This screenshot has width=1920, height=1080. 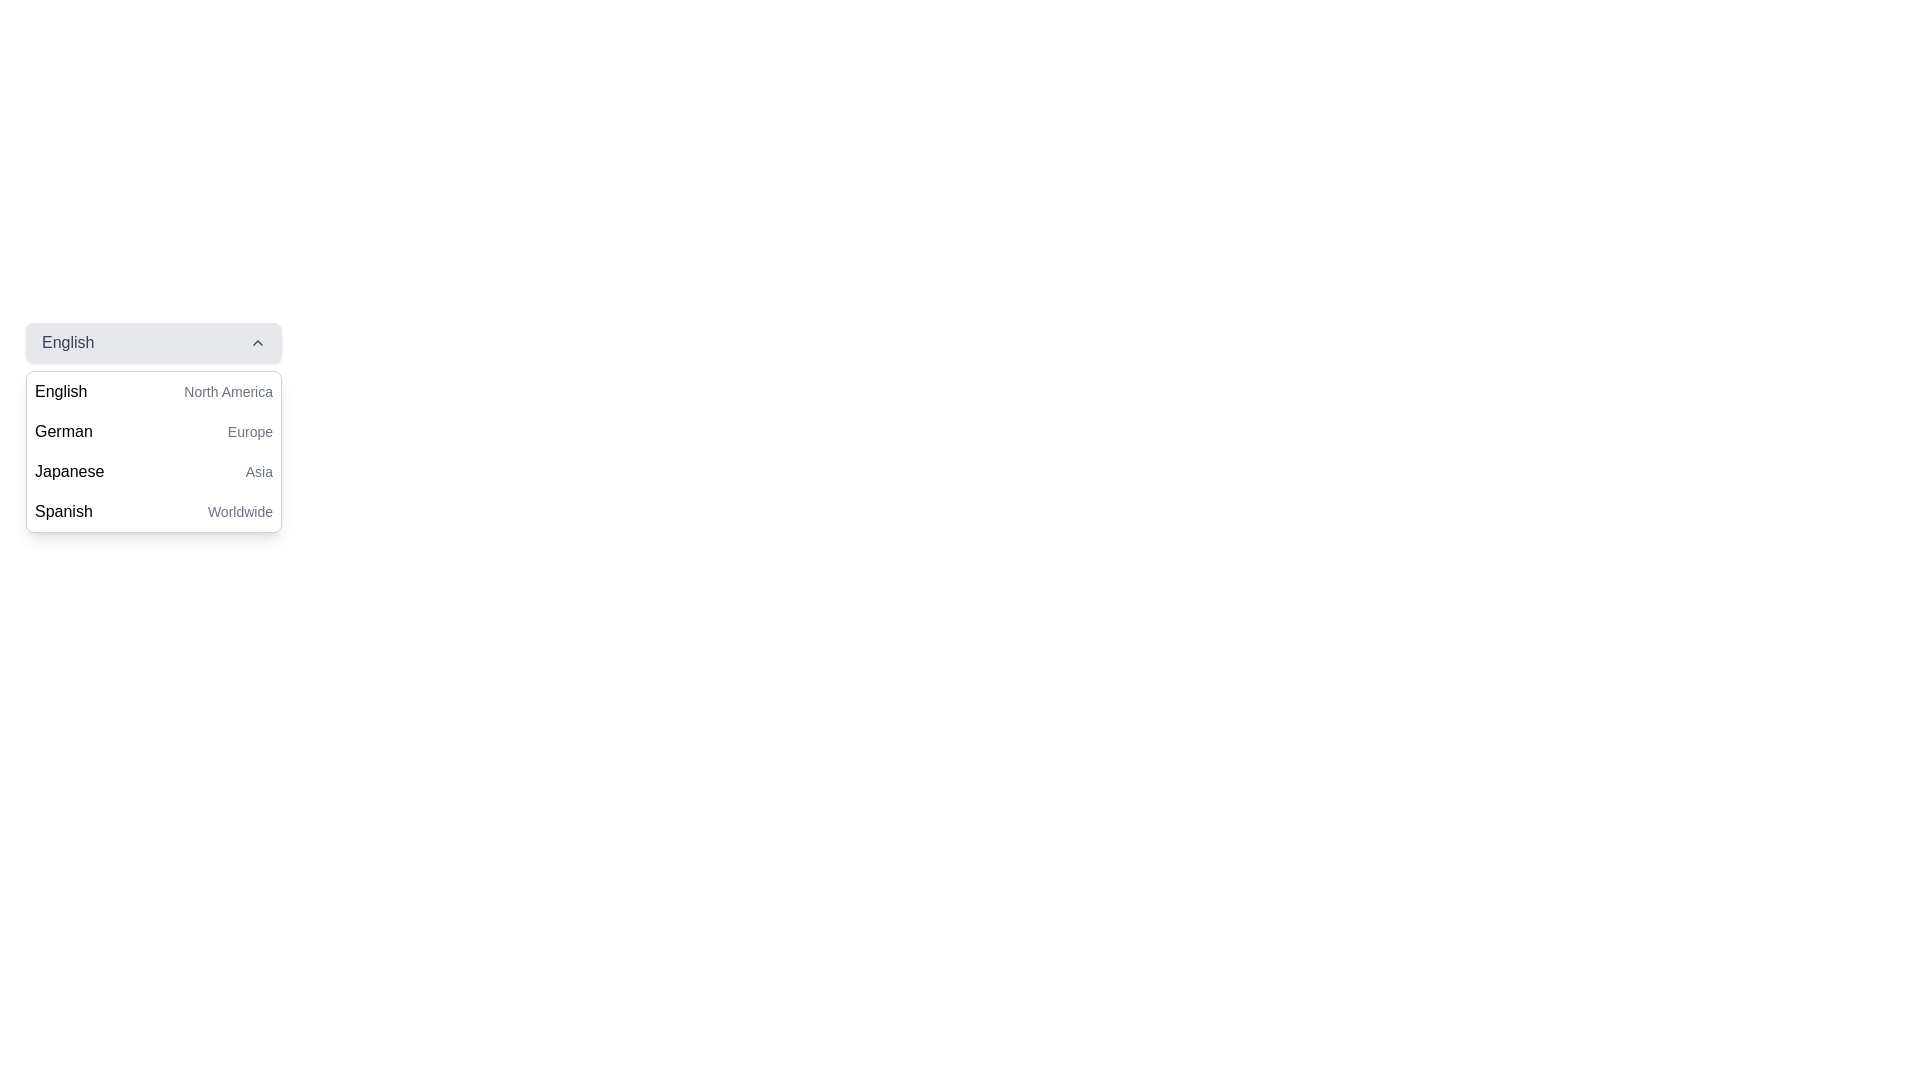 I want to click on the first list item in the dropdown menu displaying 'English' and 'North America', so click(x=152, y=392).